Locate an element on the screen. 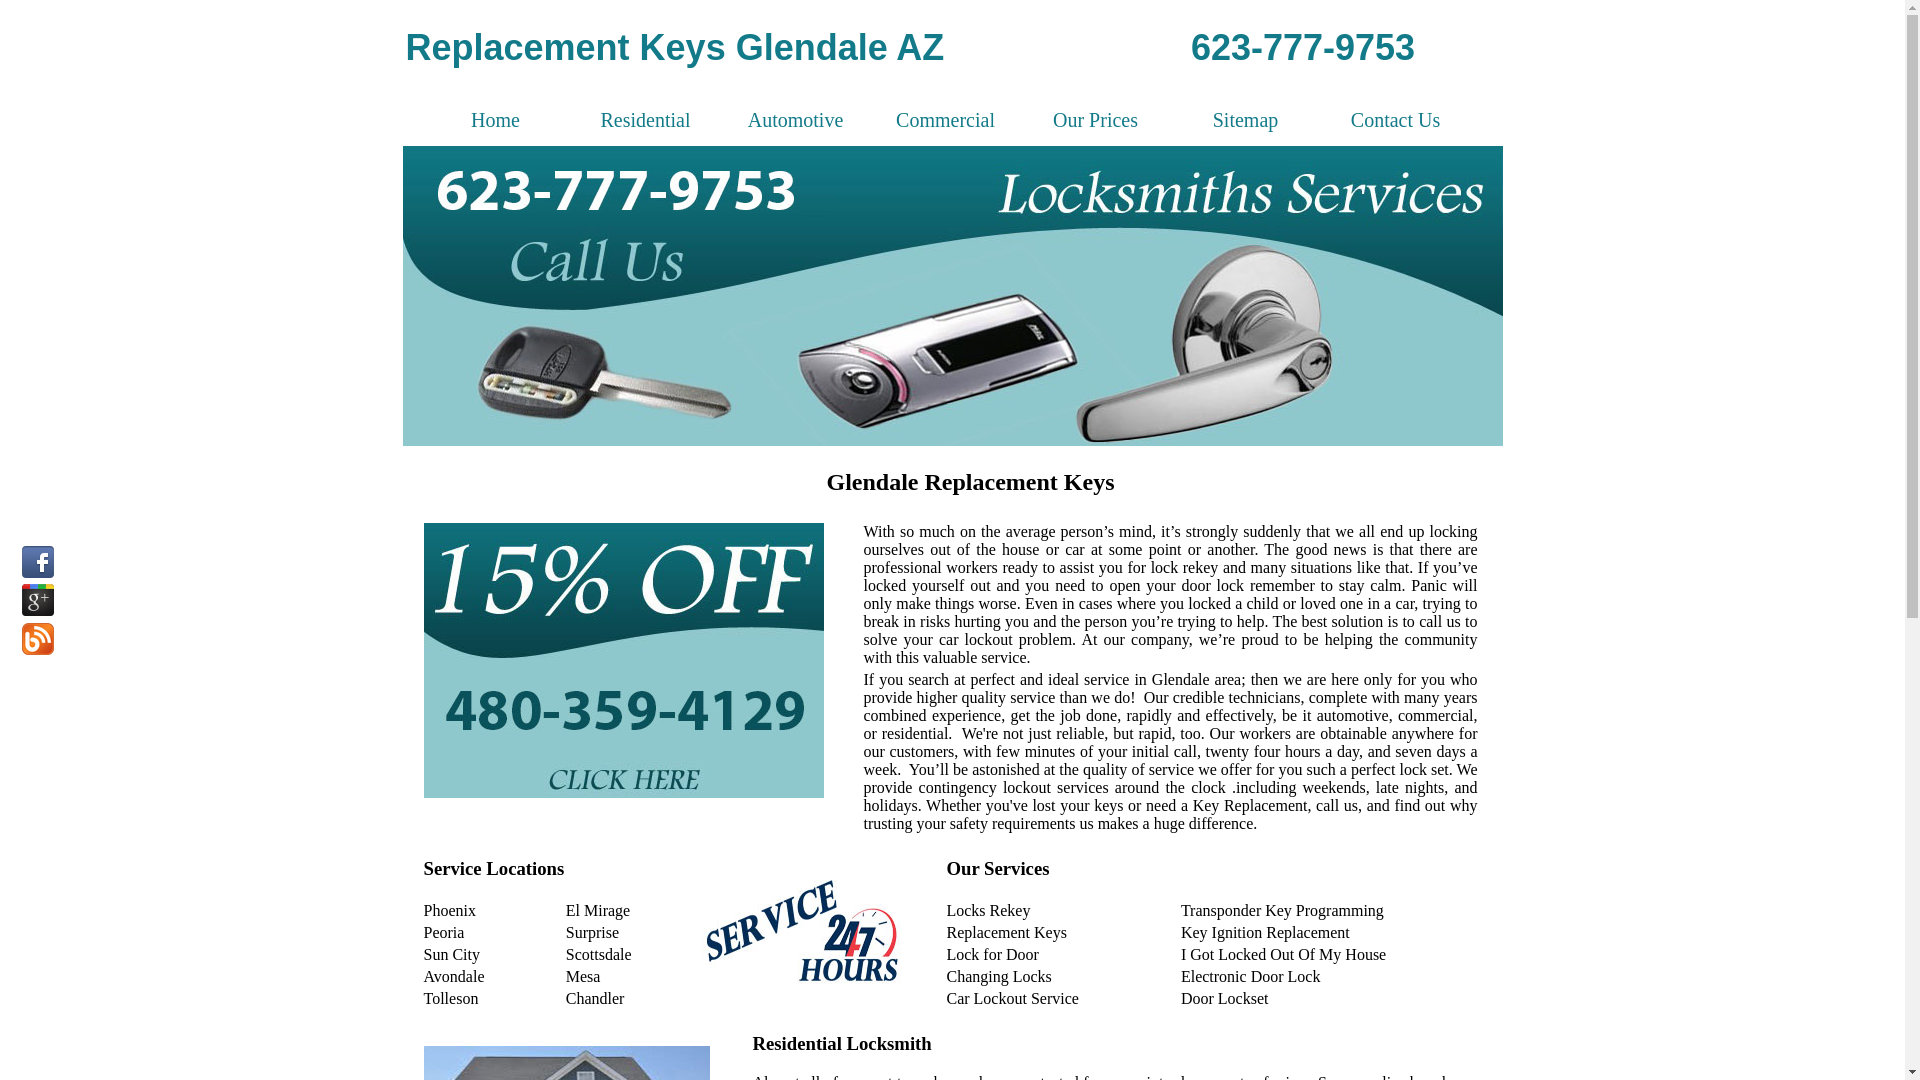 The width and height of the screenshot is (1920, 1080). 'Commercial' is located at coordinates (944, 120).